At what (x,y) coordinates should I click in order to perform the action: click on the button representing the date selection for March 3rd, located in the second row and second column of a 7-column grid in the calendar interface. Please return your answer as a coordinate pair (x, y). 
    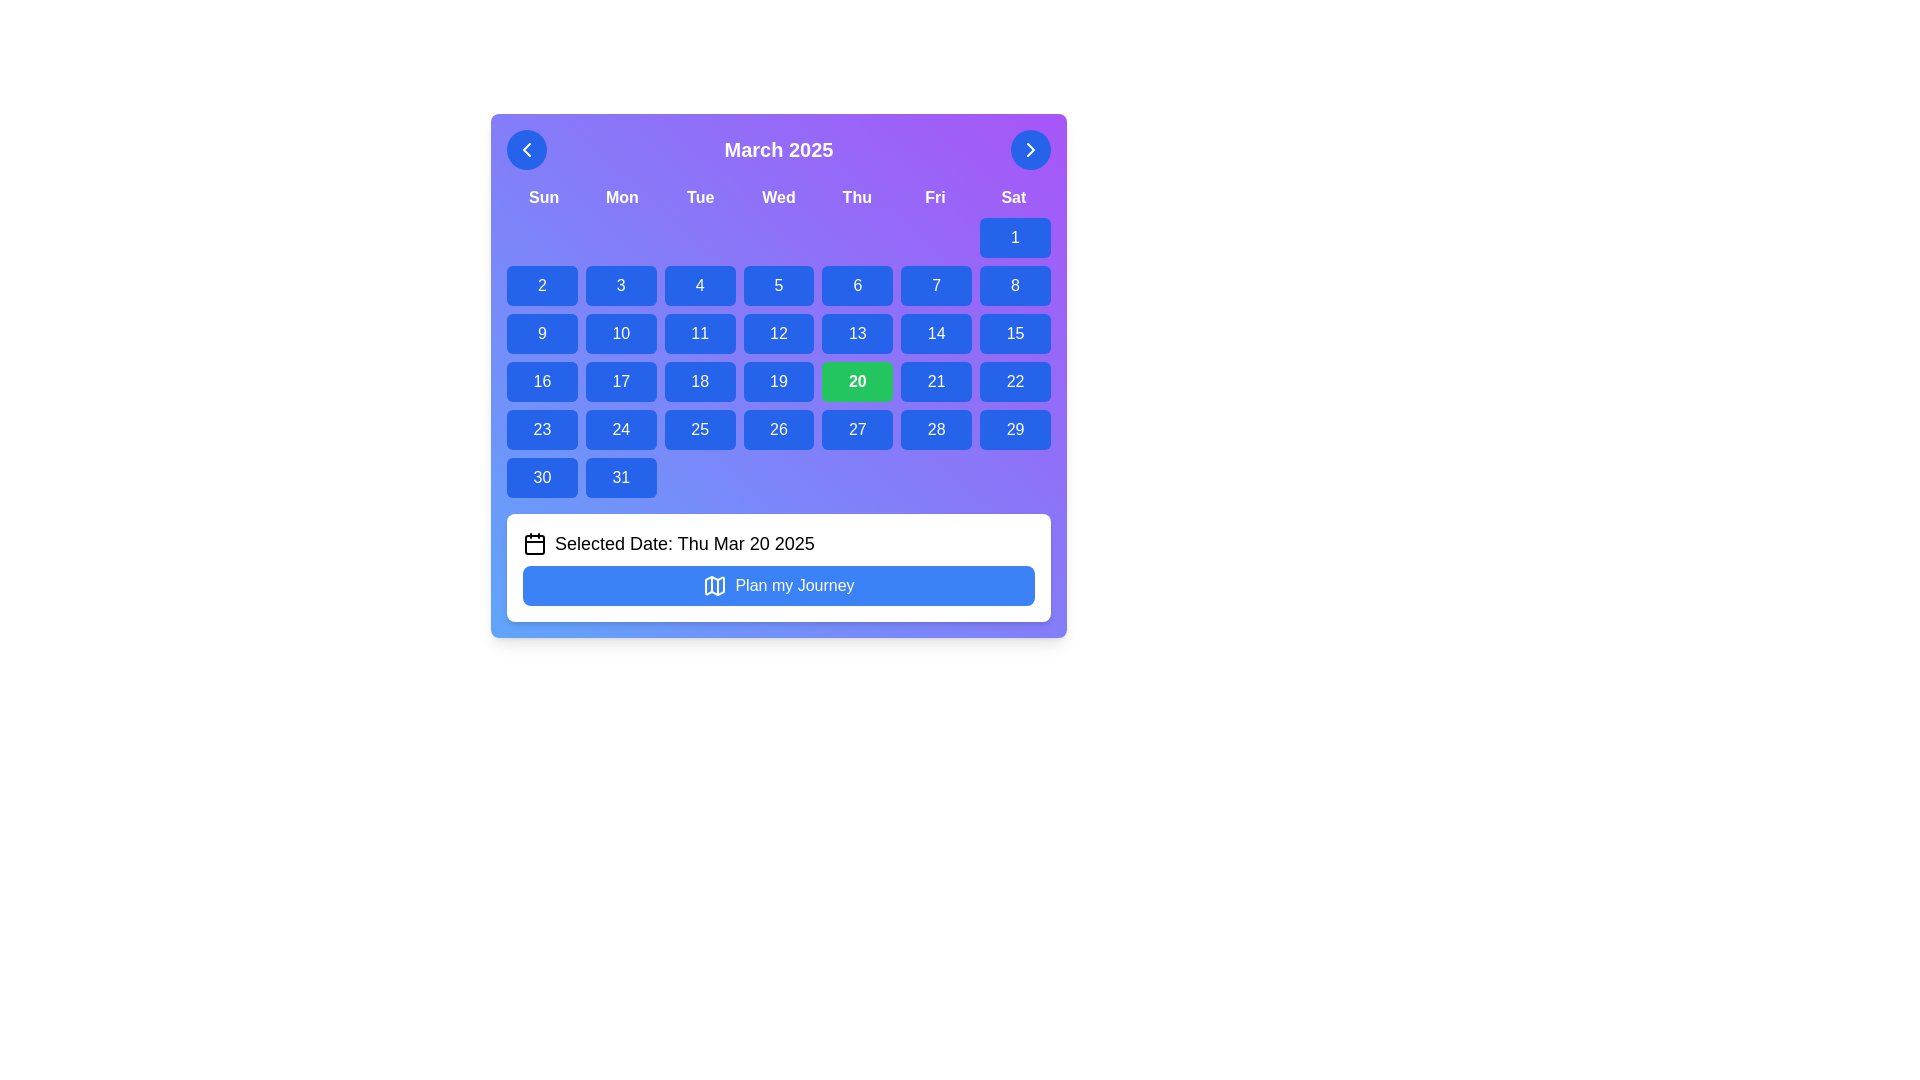
    Looking at the image, I should click on (620, 285).